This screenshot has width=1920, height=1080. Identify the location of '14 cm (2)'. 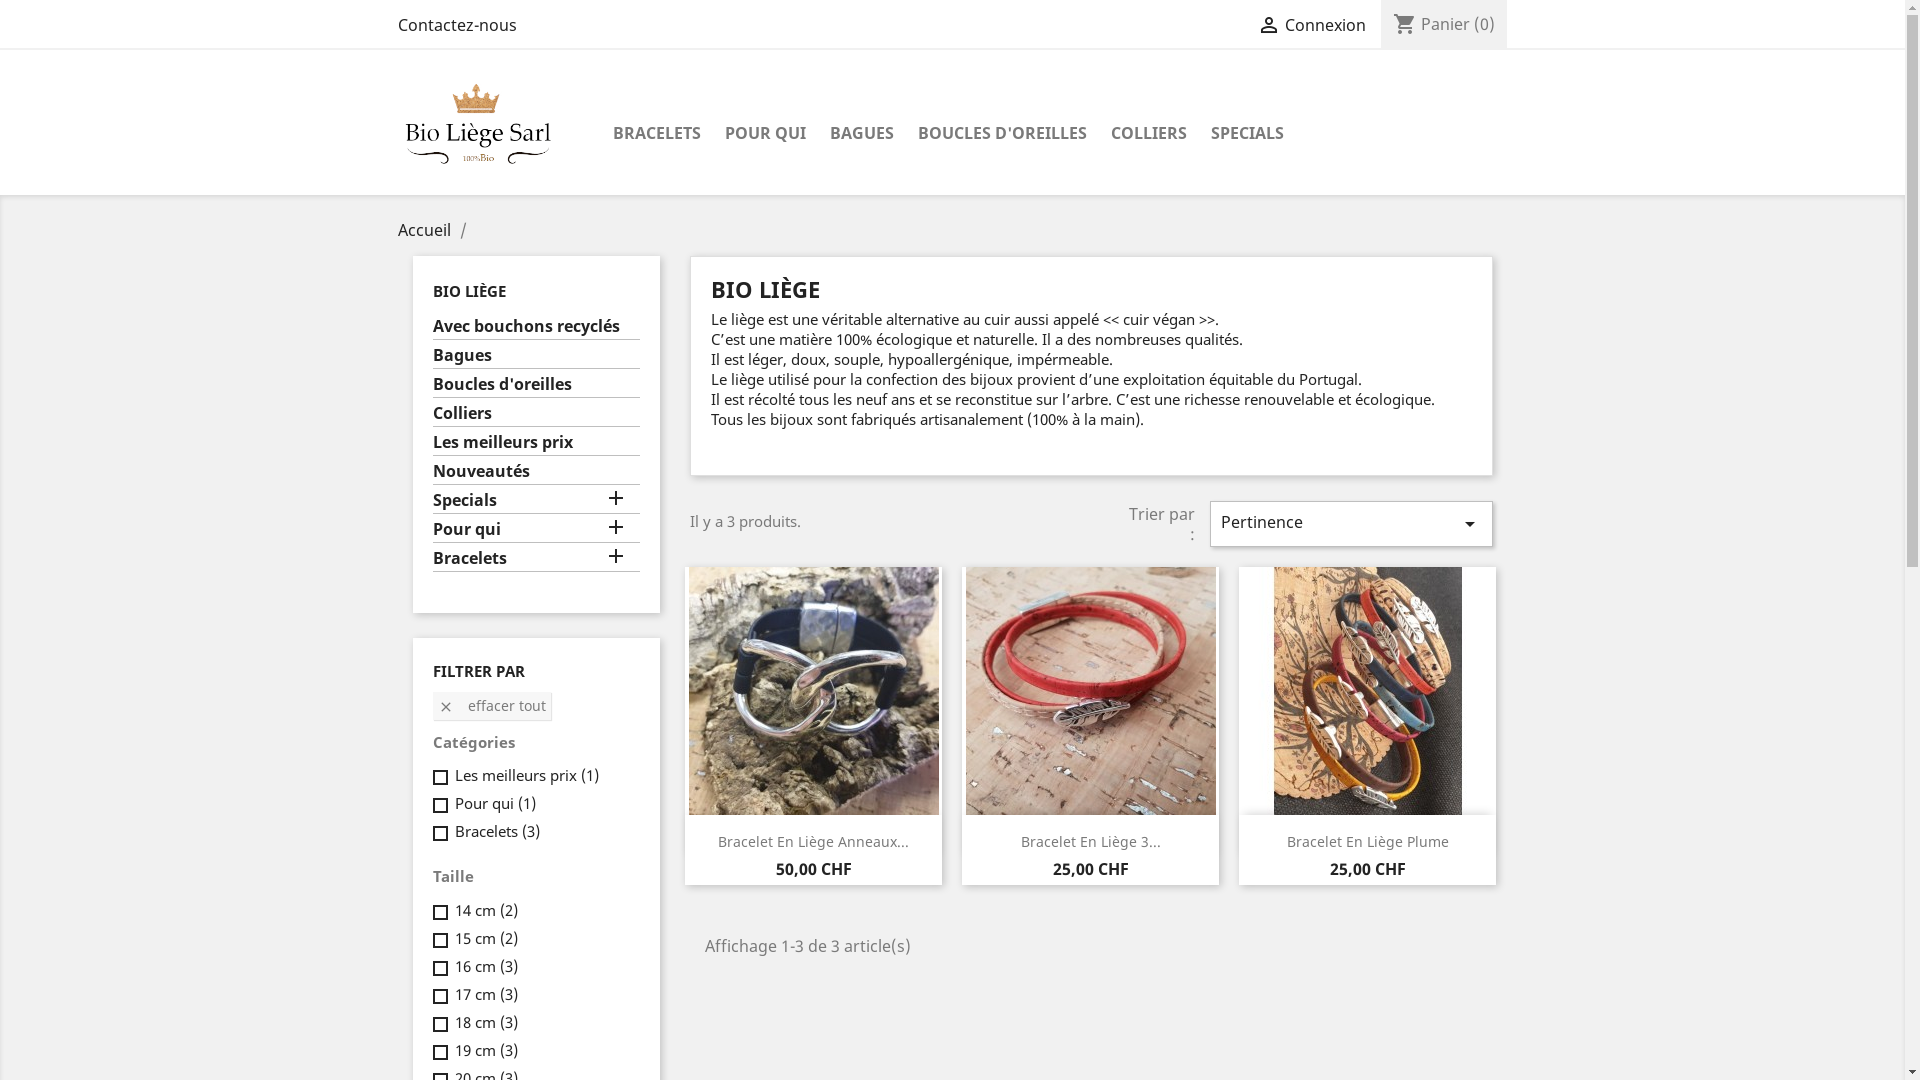
(485, 910).